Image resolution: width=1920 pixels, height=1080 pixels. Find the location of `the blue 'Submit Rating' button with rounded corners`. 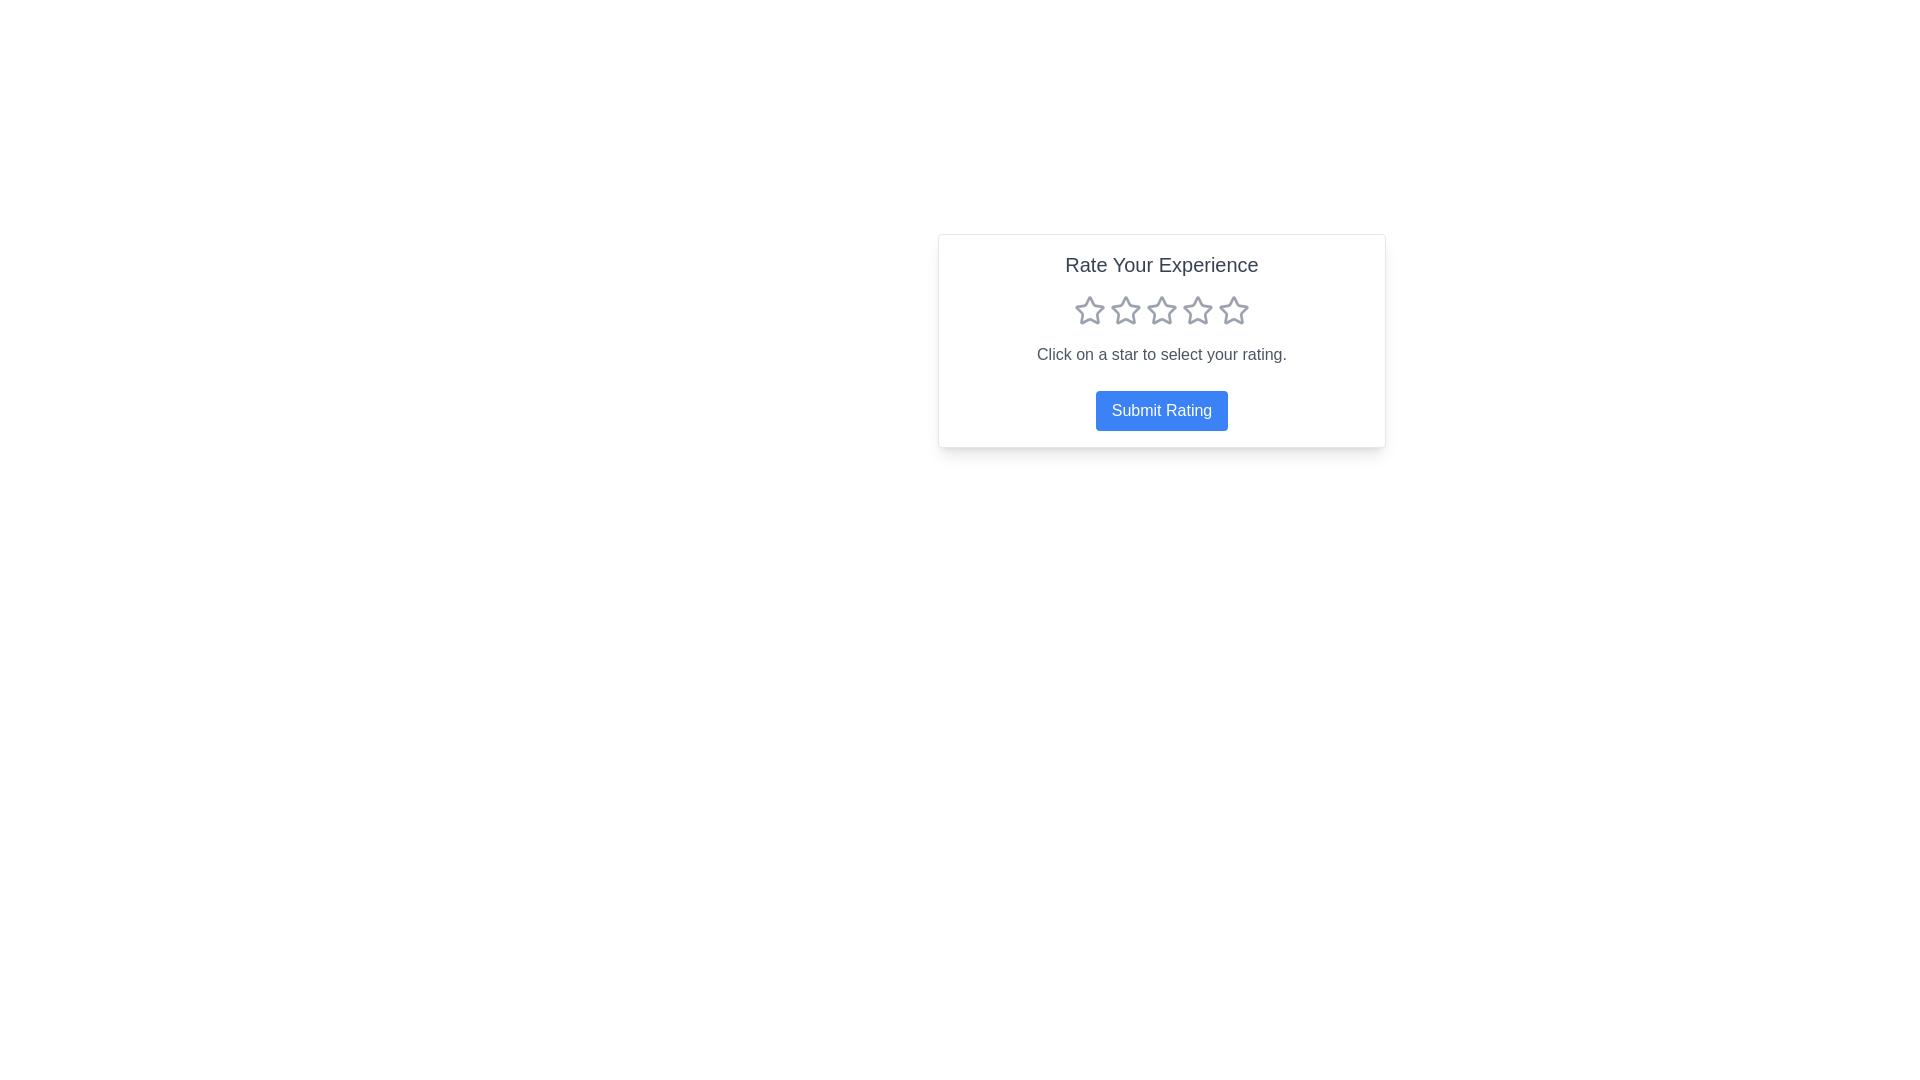

the blue 'Submit Rating' button with rounded corners is located at coordinates (1161, 410).